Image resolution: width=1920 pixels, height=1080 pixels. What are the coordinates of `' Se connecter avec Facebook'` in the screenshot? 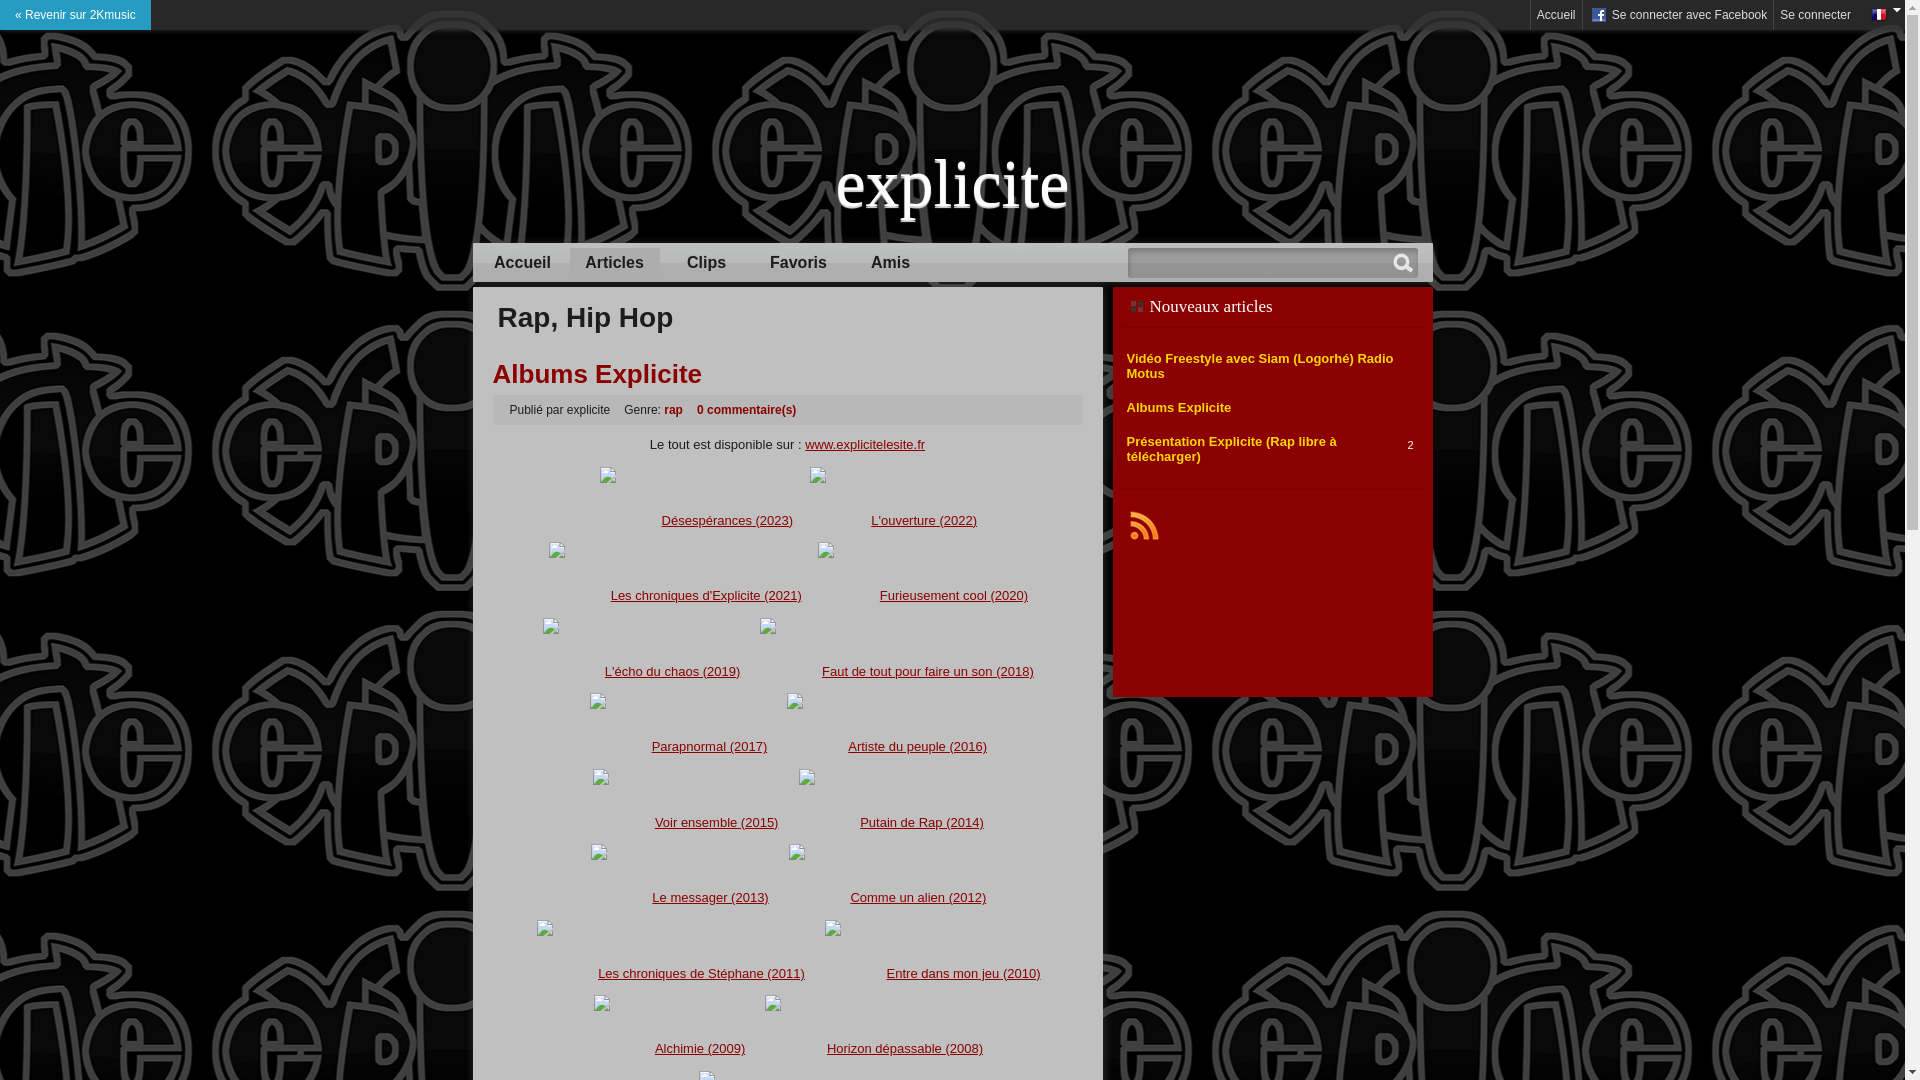 It's located at (1678, 15).